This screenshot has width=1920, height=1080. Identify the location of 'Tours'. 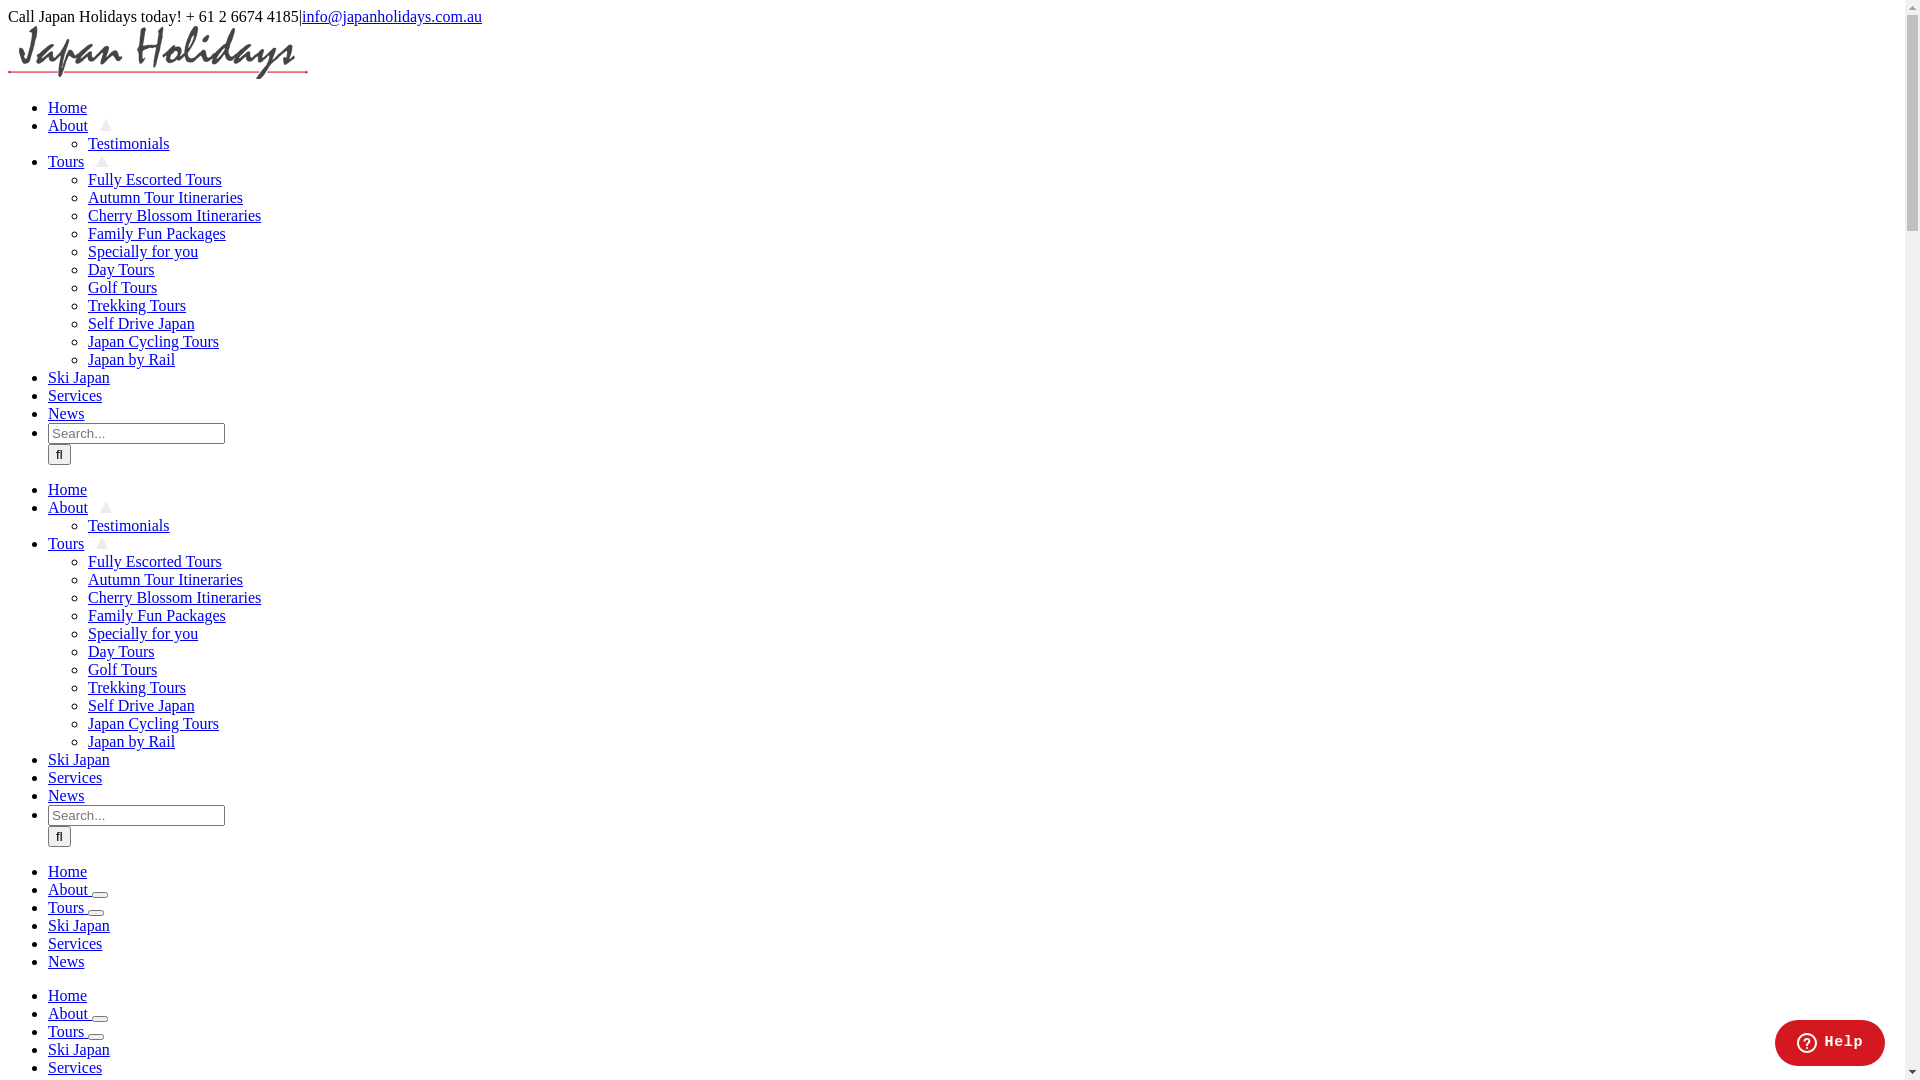
(67, 907).